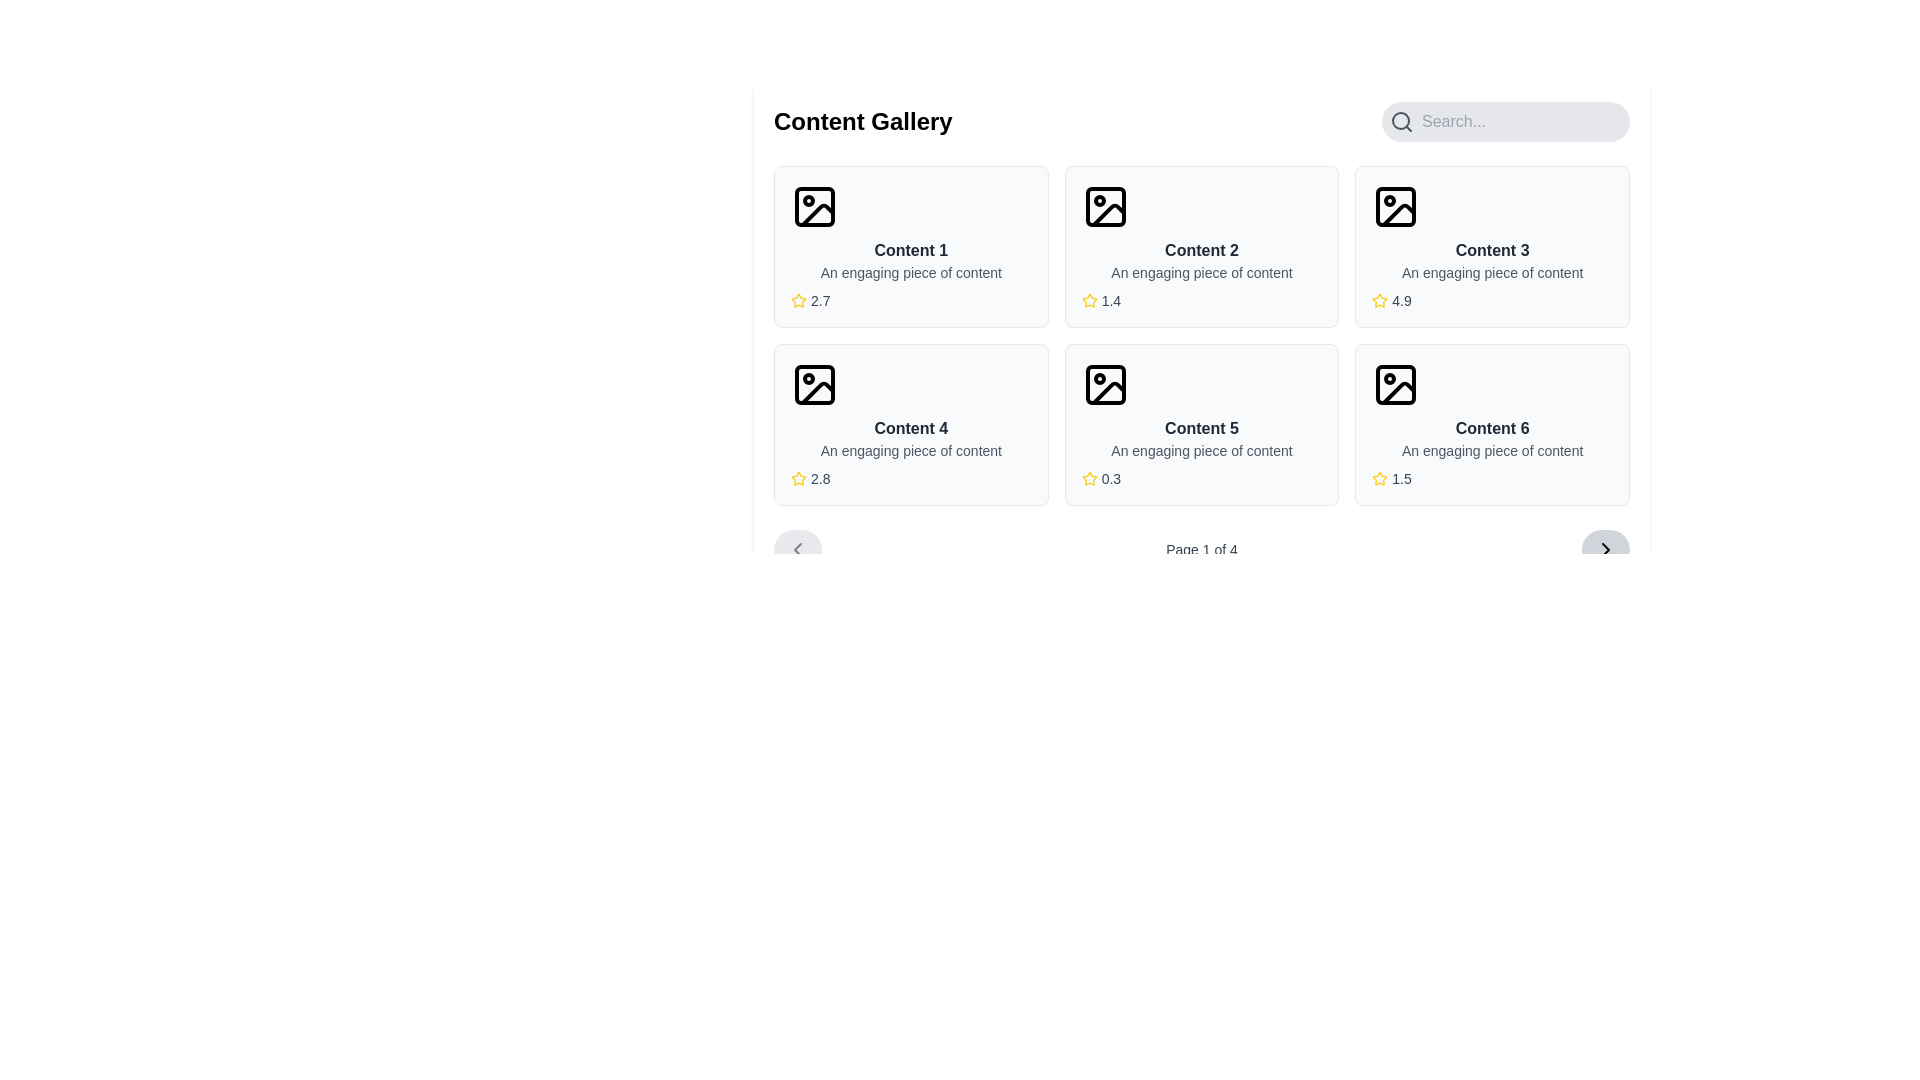 The width and height of the screenshot is (1920, 1080). What do you see at coordinates (1379, 300) in the screenshot?
I see `the third star icon representing the graphical rating marker for 'Content 3' located under the text description` at bounding box center [1379, 300].